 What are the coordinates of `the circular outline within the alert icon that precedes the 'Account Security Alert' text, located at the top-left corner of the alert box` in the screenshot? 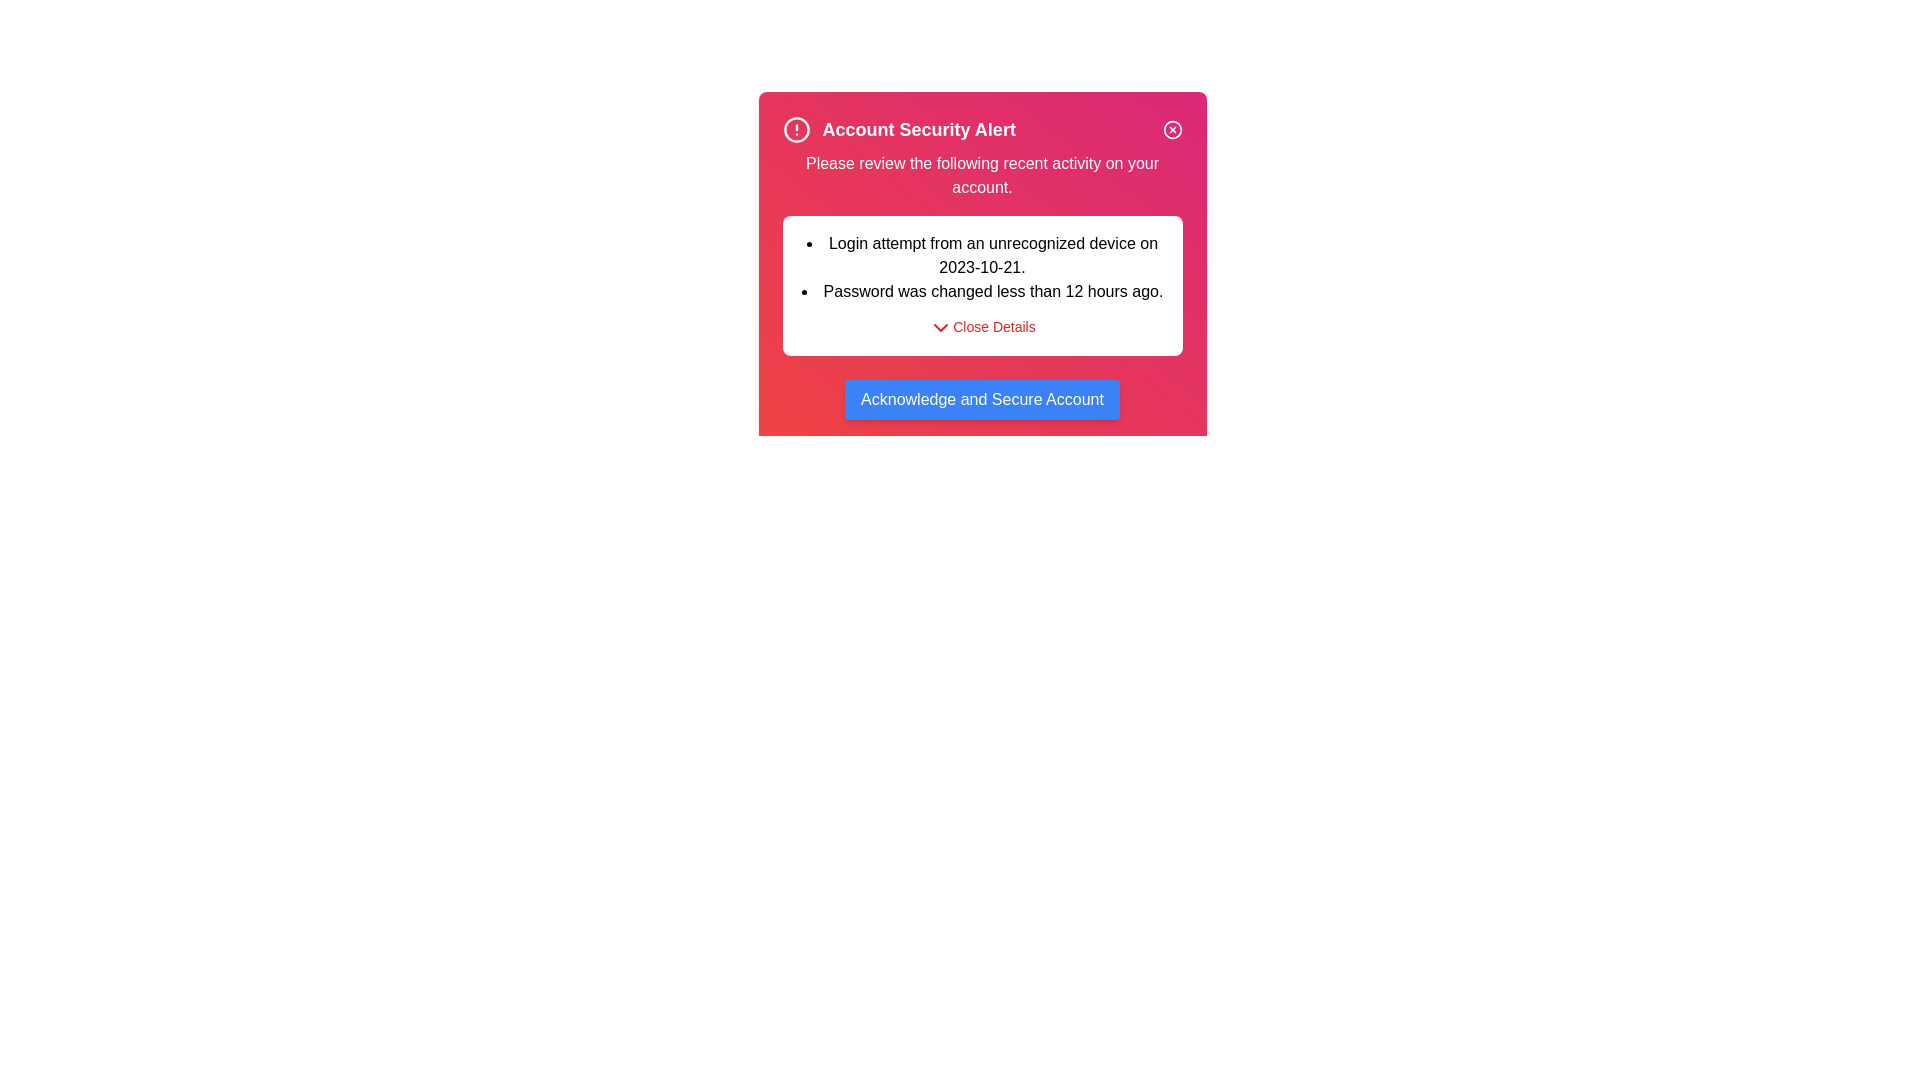 It's located at (795, 130).